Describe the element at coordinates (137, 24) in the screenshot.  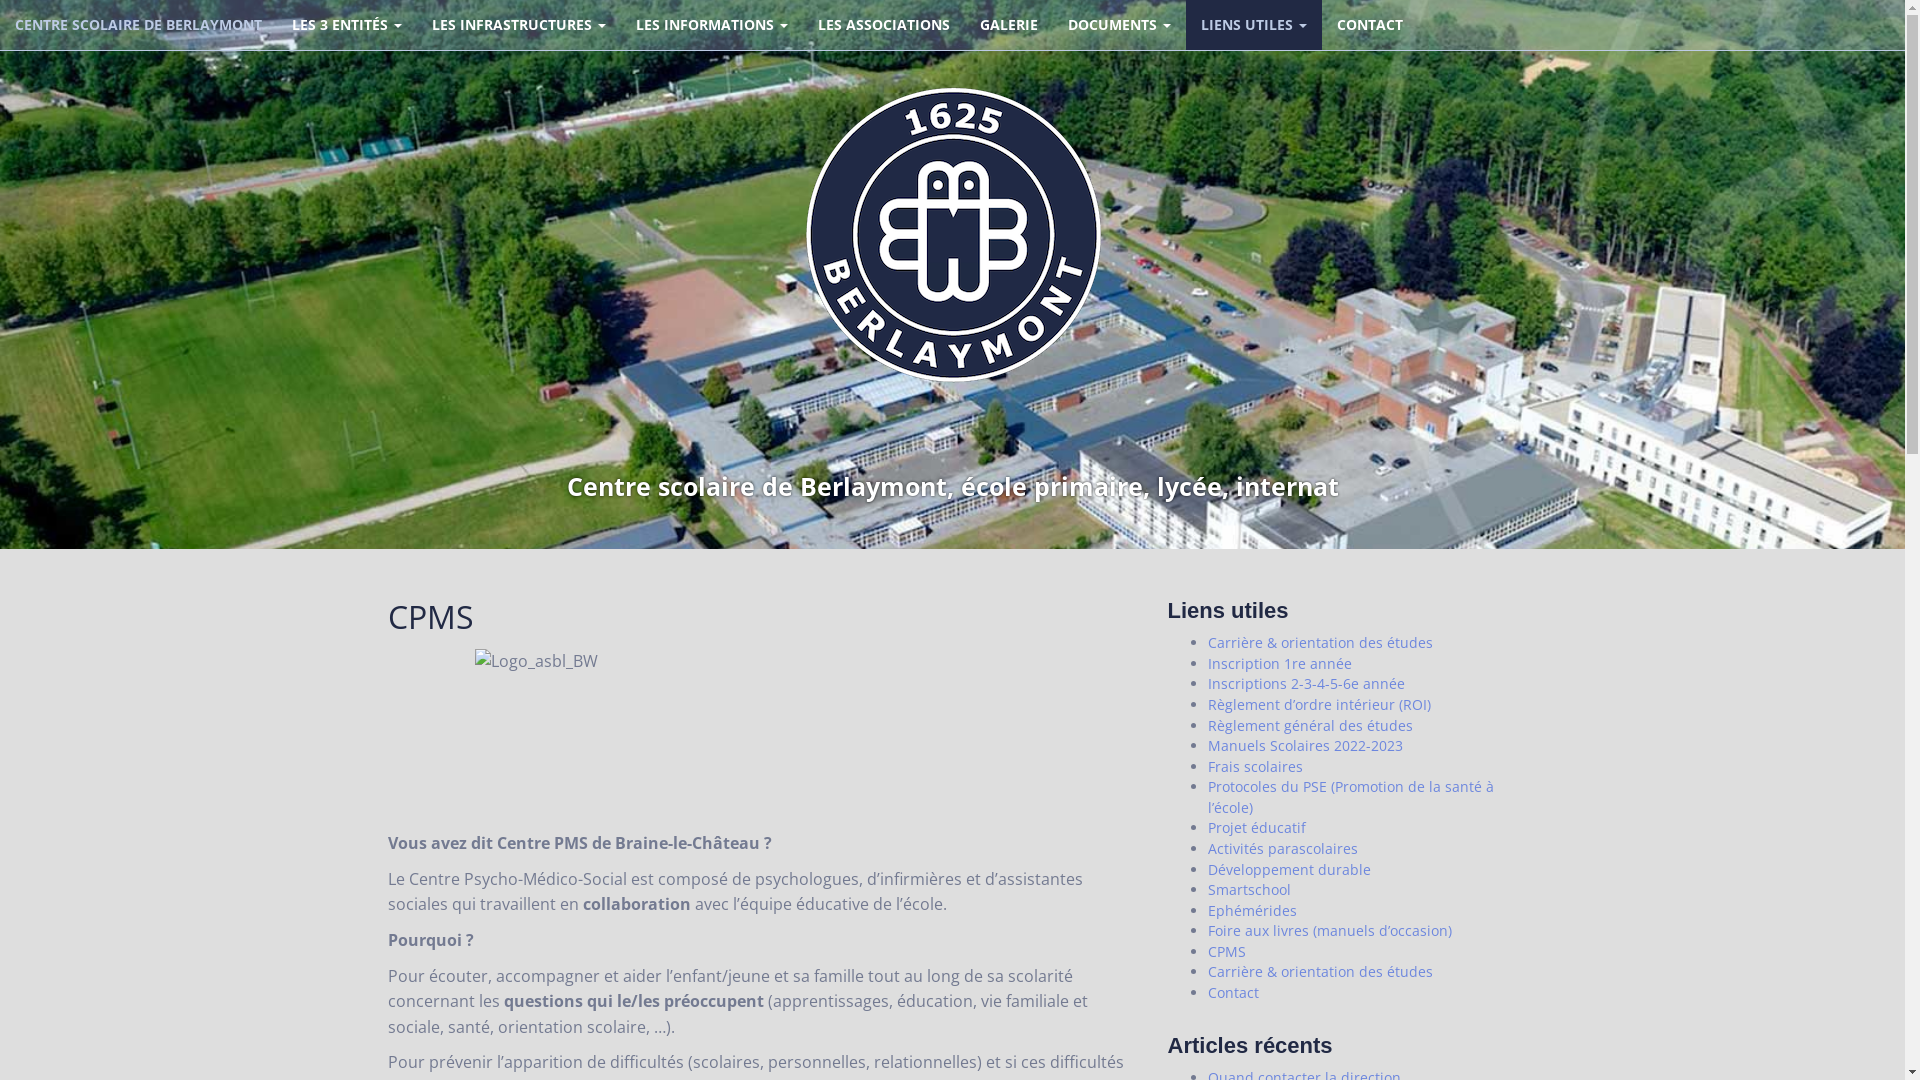
I see `'CENTRE SCOLAIRE DE BERLAYMONT'` at that location.